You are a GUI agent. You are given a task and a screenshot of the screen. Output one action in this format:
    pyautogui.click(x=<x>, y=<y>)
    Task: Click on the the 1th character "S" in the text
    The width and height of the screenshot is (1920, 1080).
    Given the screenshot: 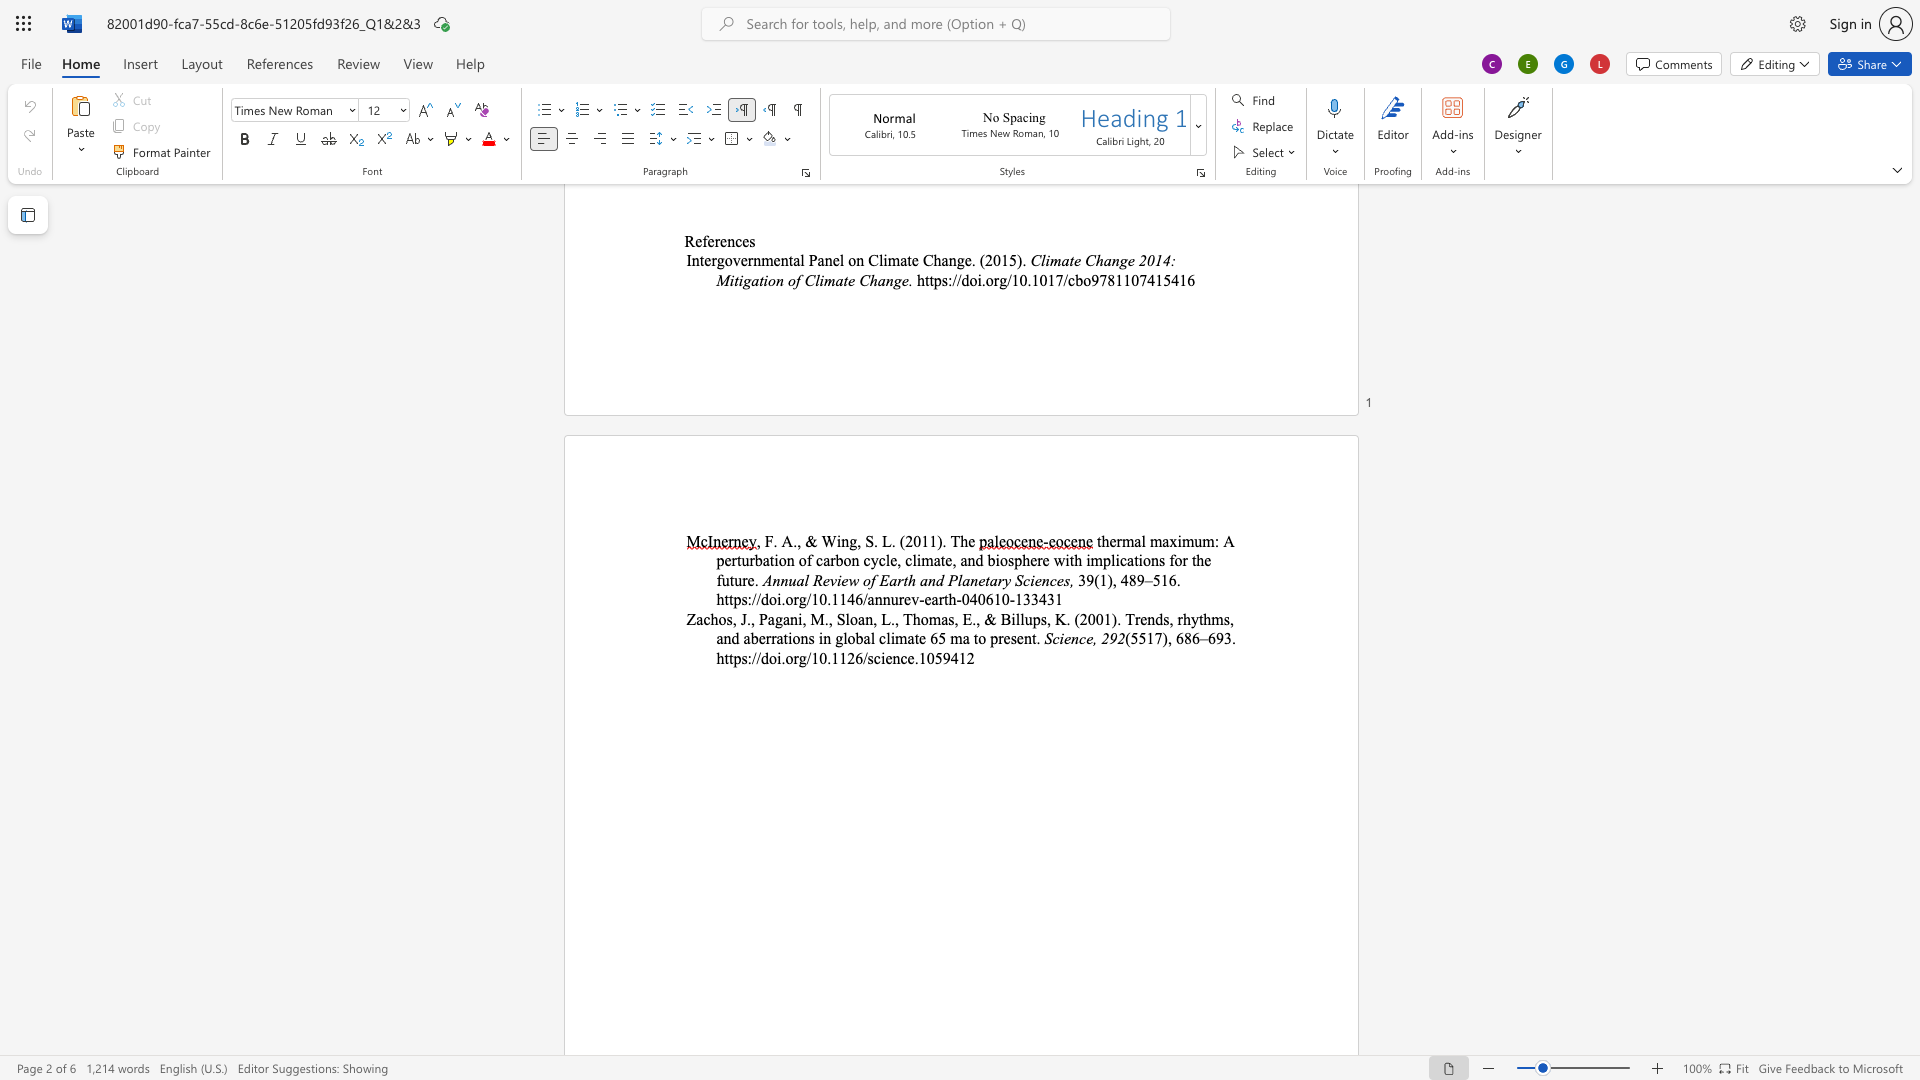 What is the action you would take?
    pyautogui.click(x=1047, y=638)
    